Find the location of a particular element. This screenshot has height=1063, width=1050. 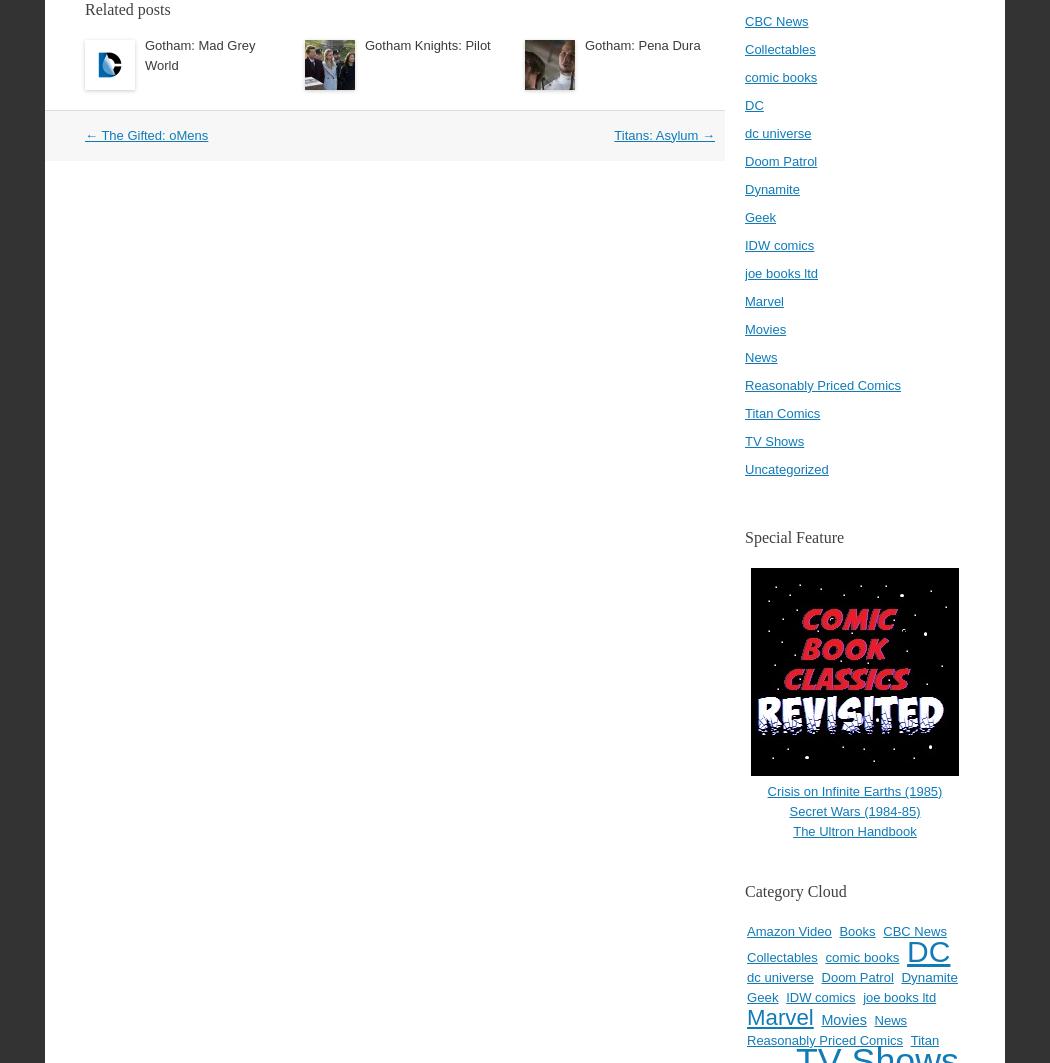

'Gotham: Mad Grey World' is located at coordinates (199, 54).